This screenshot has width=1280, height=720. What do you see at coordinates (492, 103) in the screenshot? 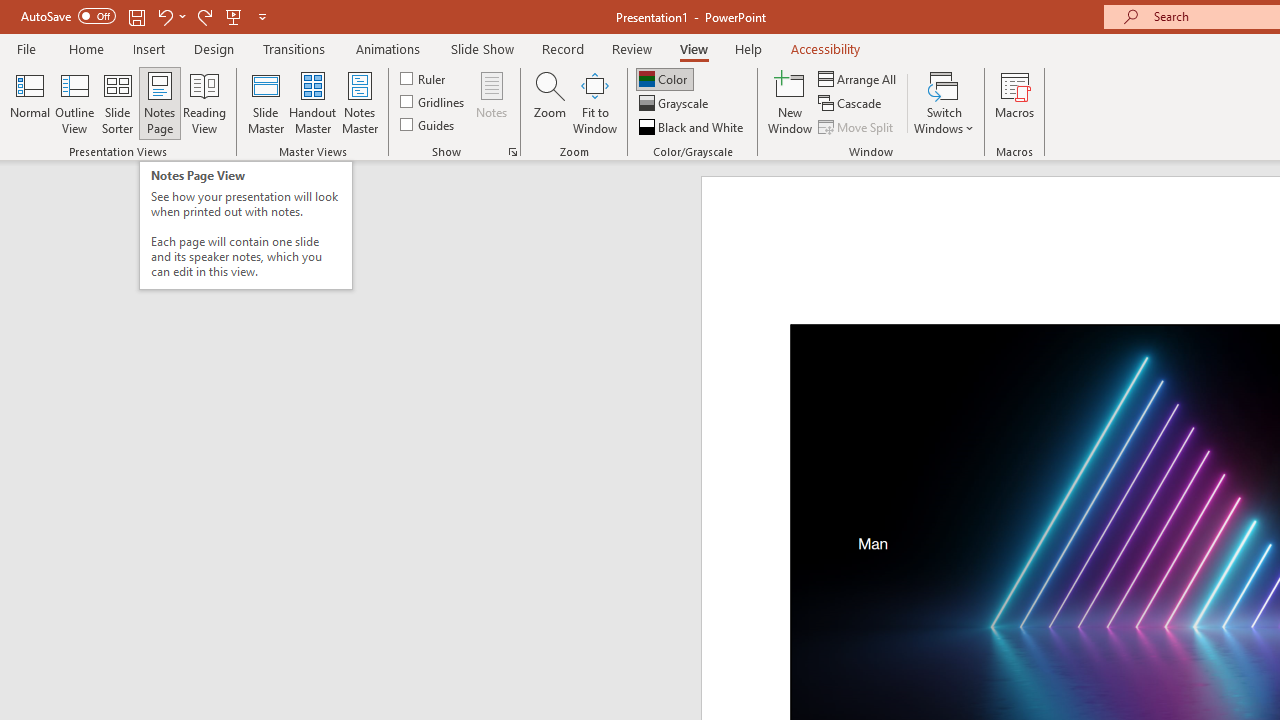
I see `'Notes'` at bounding box center [492, 103].